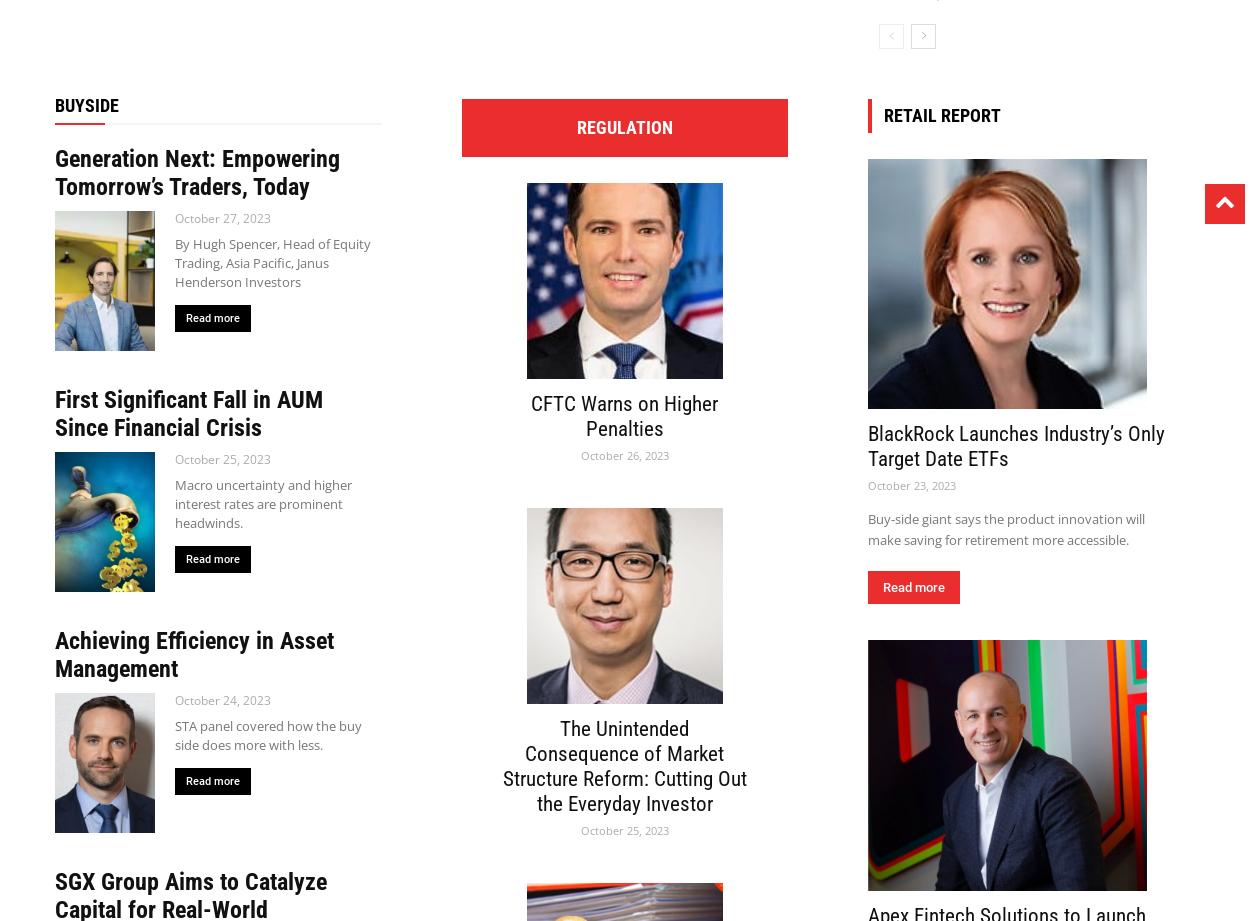 The image size is (1250, 921). I want to click on 'The Unintended Consequence of Market Structure Reform: Cutting Out the Everyday Investor', so click(623, 765).